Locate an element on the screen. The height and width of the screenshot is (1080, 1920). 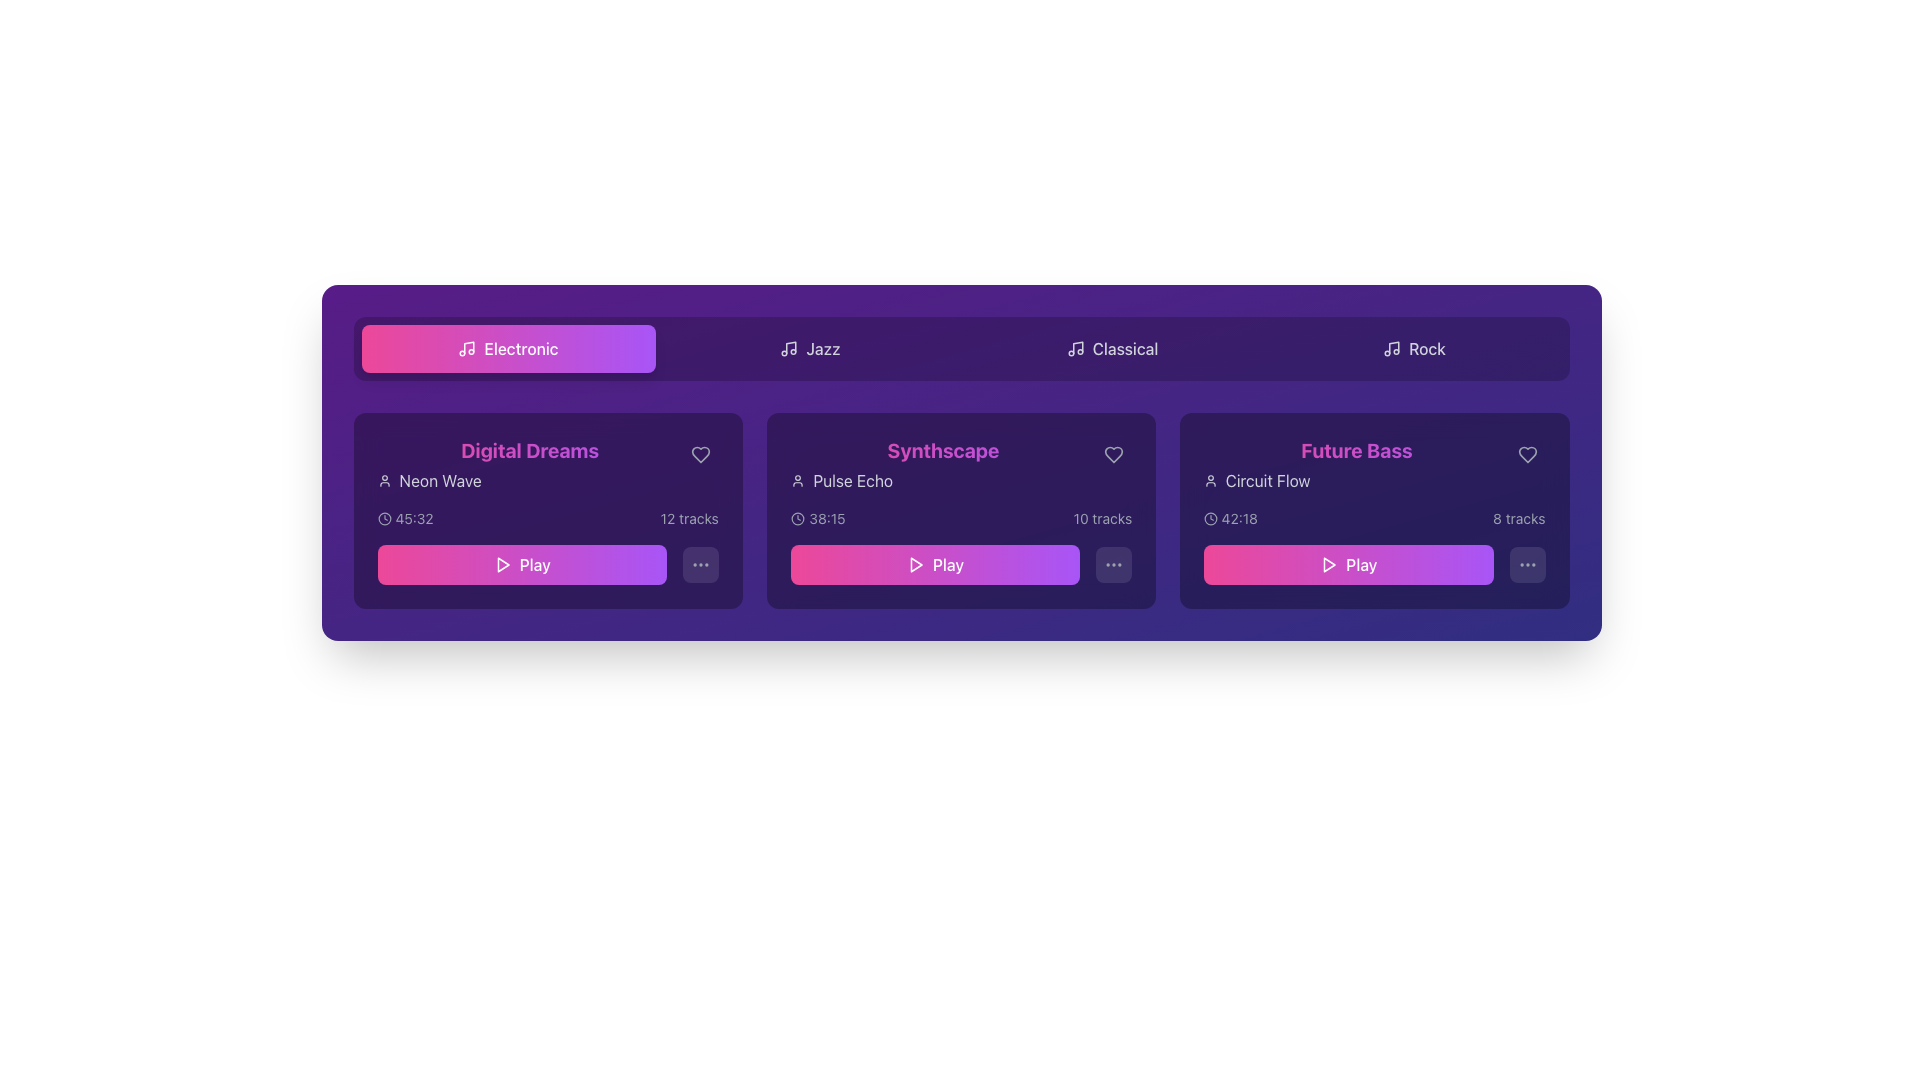
the 'Jazz' icon in the horizontal menu bar, which is located between the 'Electronic' tab and the 'Classical' tab is located at coordinates (788, 347).